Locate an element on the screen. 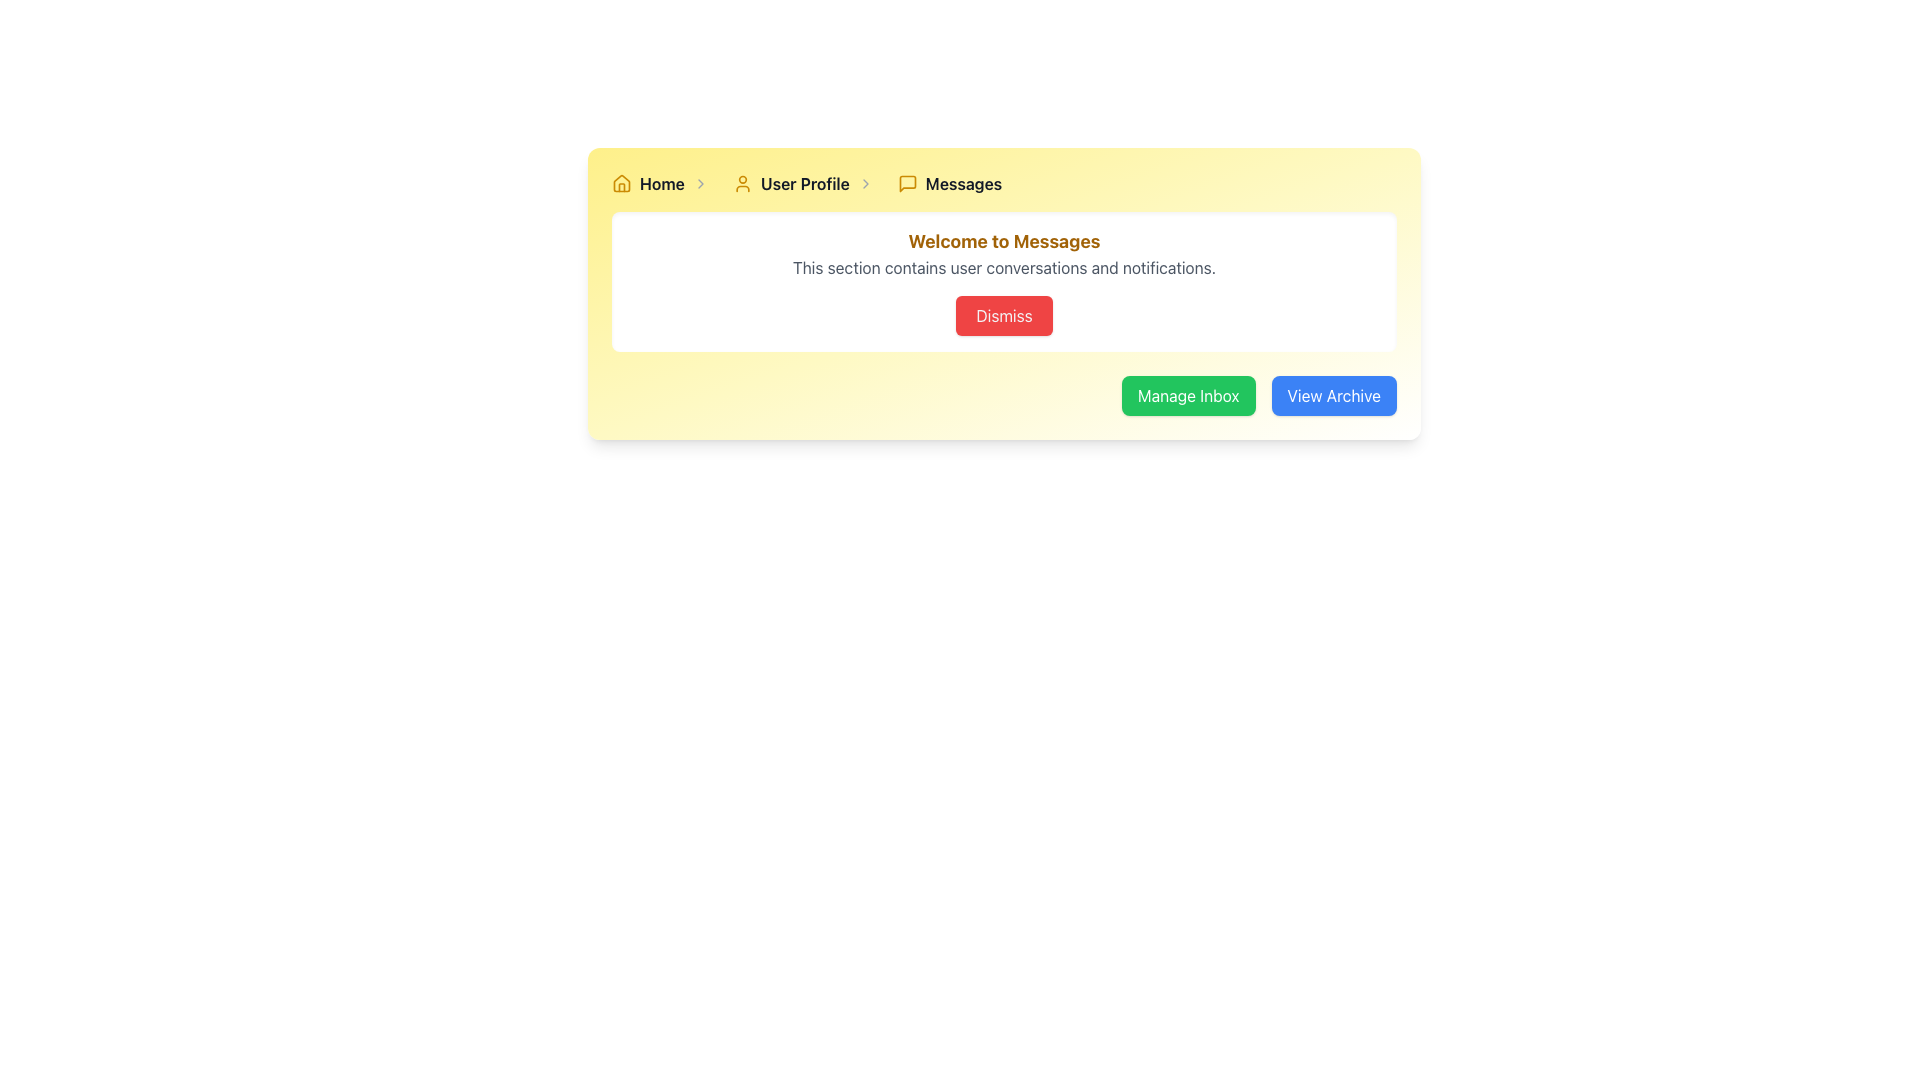 The image size is (1920, 1080). the third interactive breadcrumb link in the navigation bar that directs the user to the Messages section of the application is located at coordinates (949, 184).